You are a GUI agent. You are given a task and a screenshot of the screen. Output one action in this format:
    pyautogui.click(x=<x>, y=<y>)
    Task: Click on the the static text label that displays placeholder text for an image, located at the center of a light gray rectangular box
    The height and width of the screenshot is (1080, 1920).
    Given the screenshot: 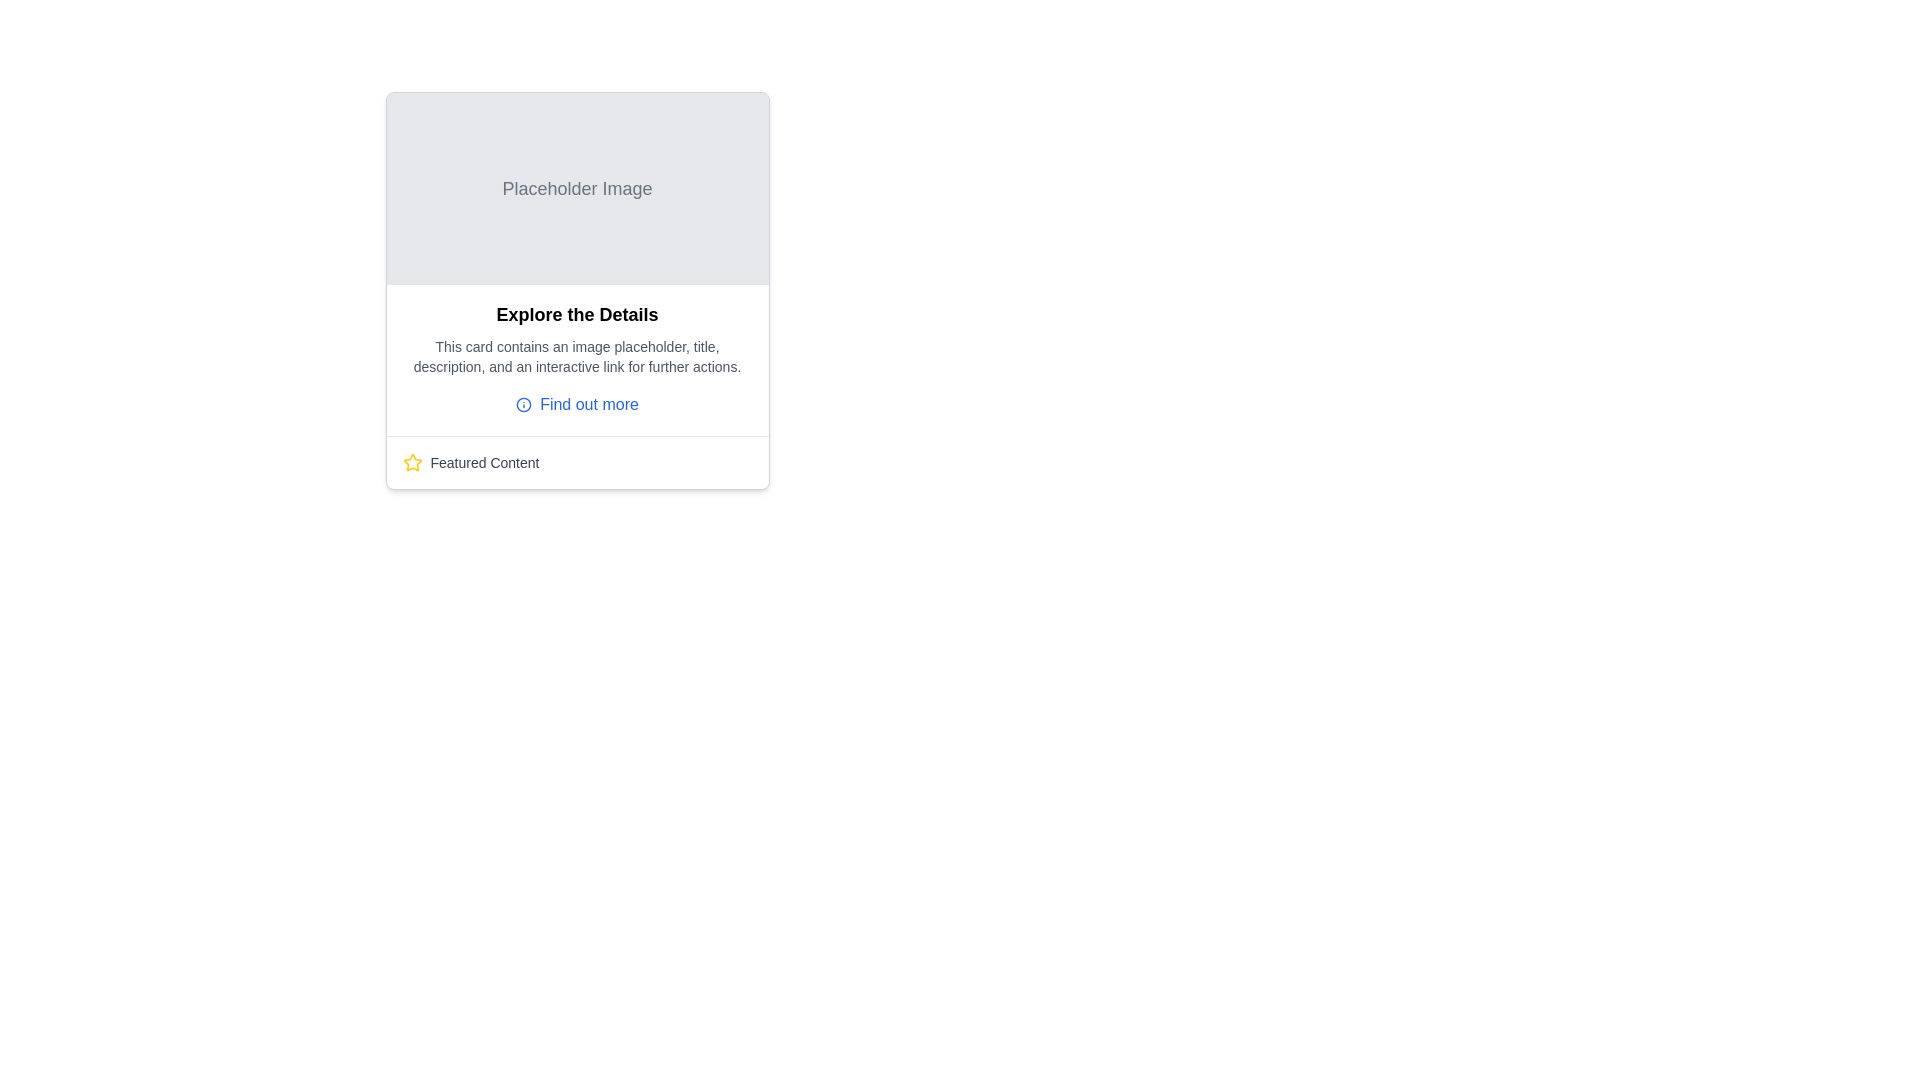 What is the action you would take?
    pyautogui.click(x=576, y=189)
    